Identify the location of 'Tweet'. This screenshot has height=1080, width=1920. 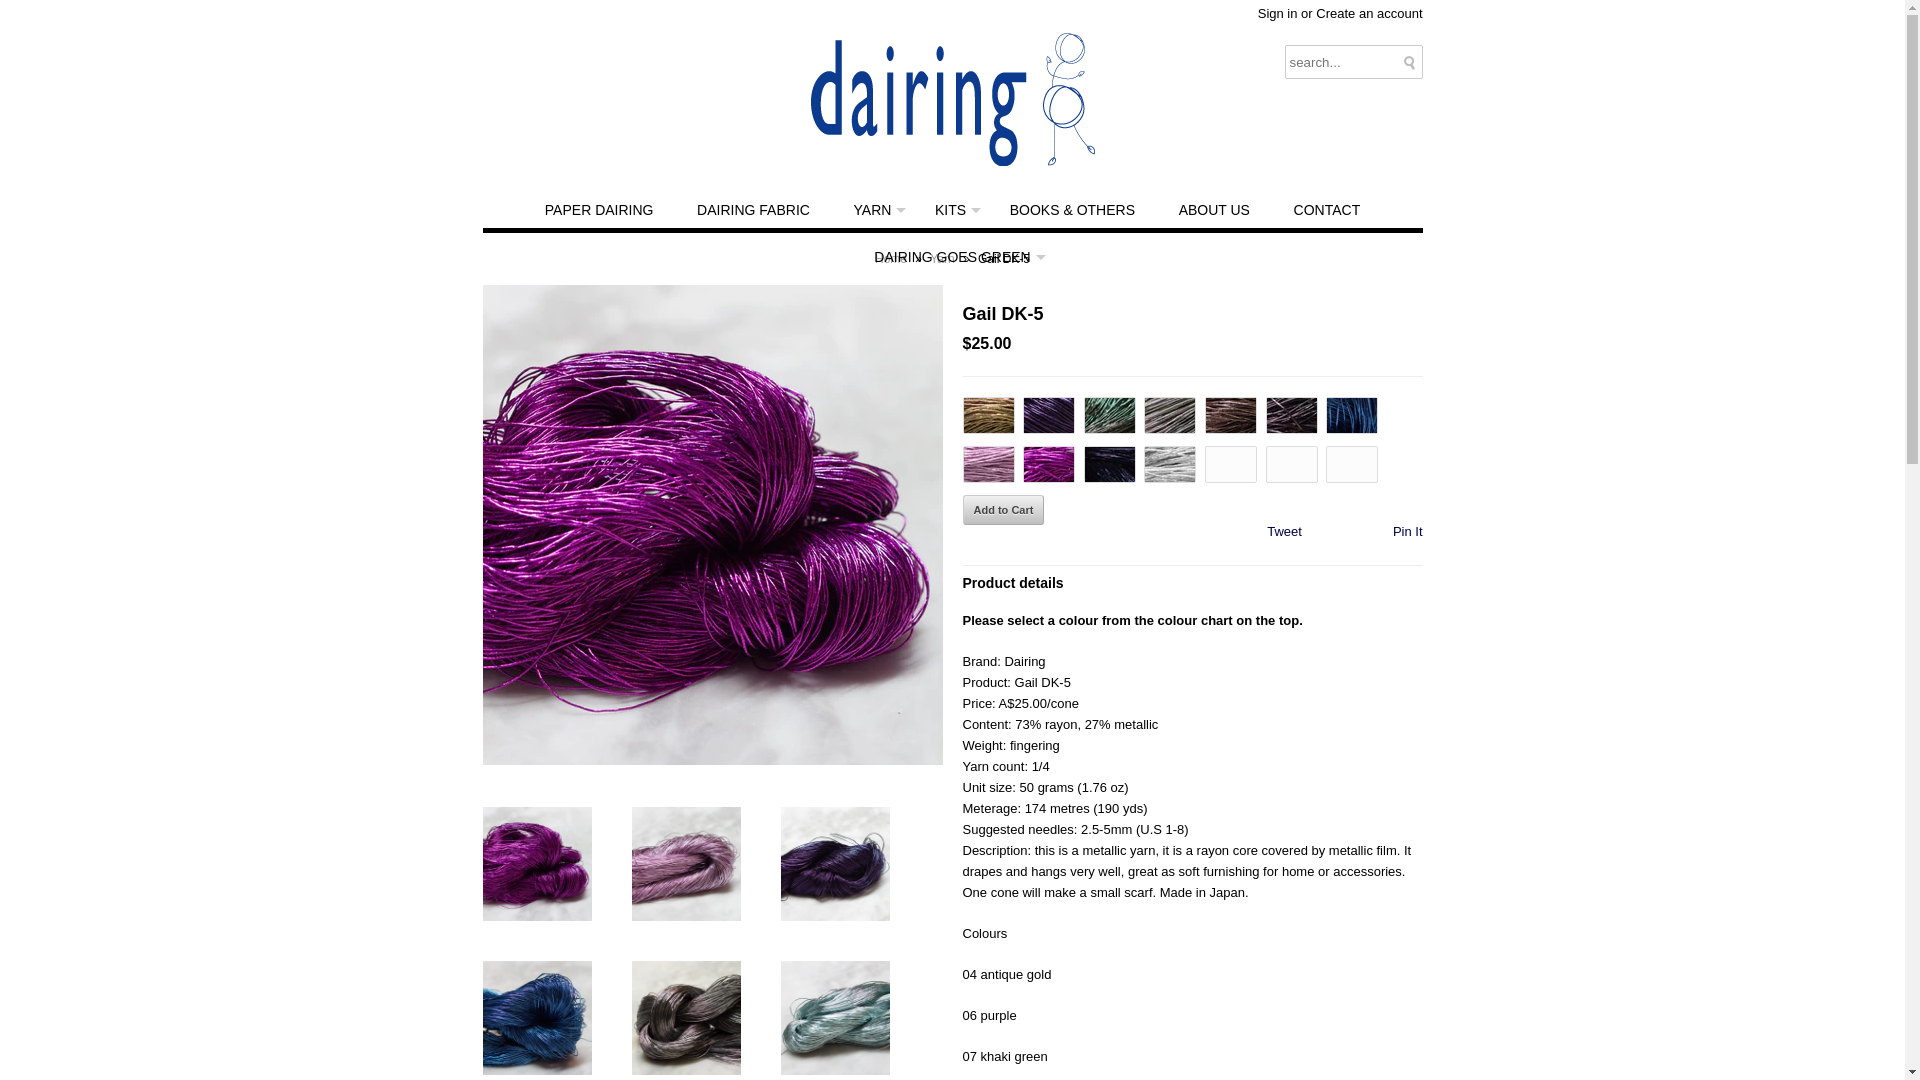
(1284, 530).